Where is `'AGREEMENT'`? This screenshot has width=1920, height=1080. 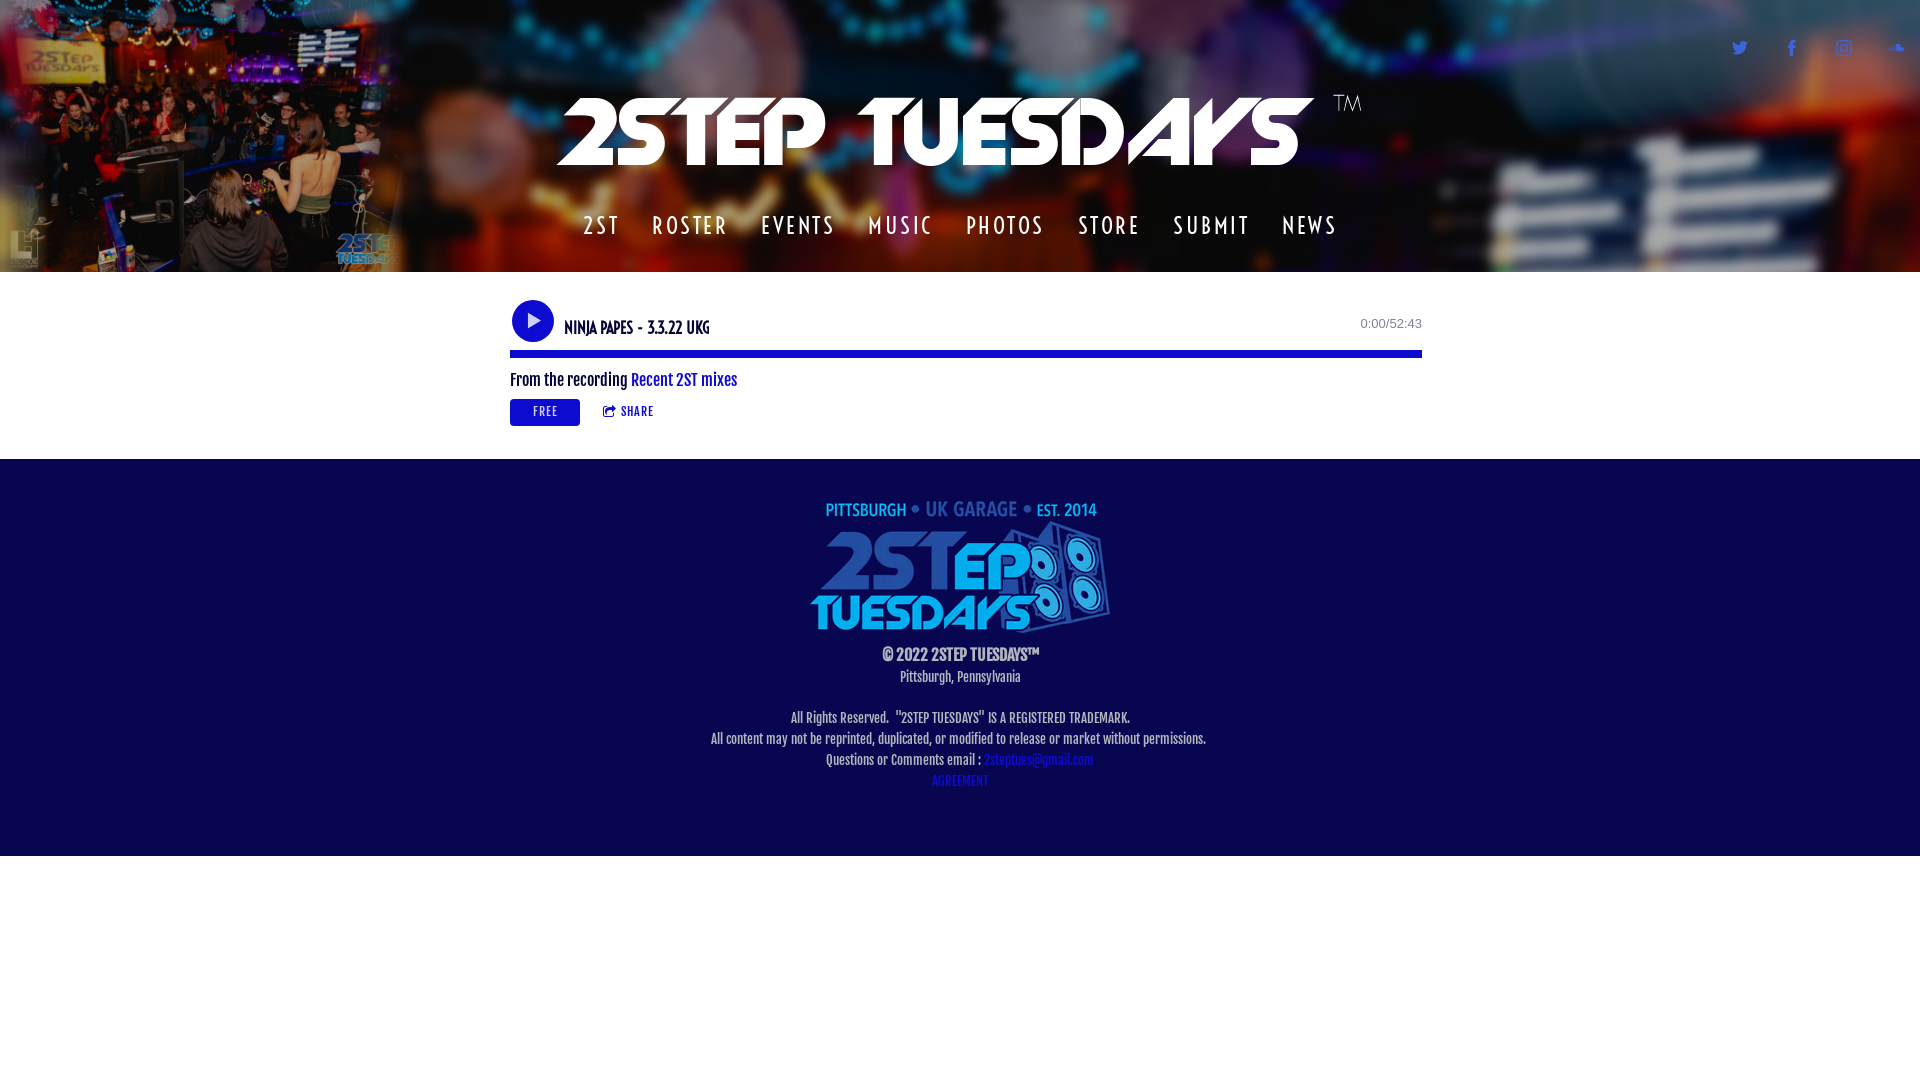
'AGREEMENT' is located at coordinates (930, 779).